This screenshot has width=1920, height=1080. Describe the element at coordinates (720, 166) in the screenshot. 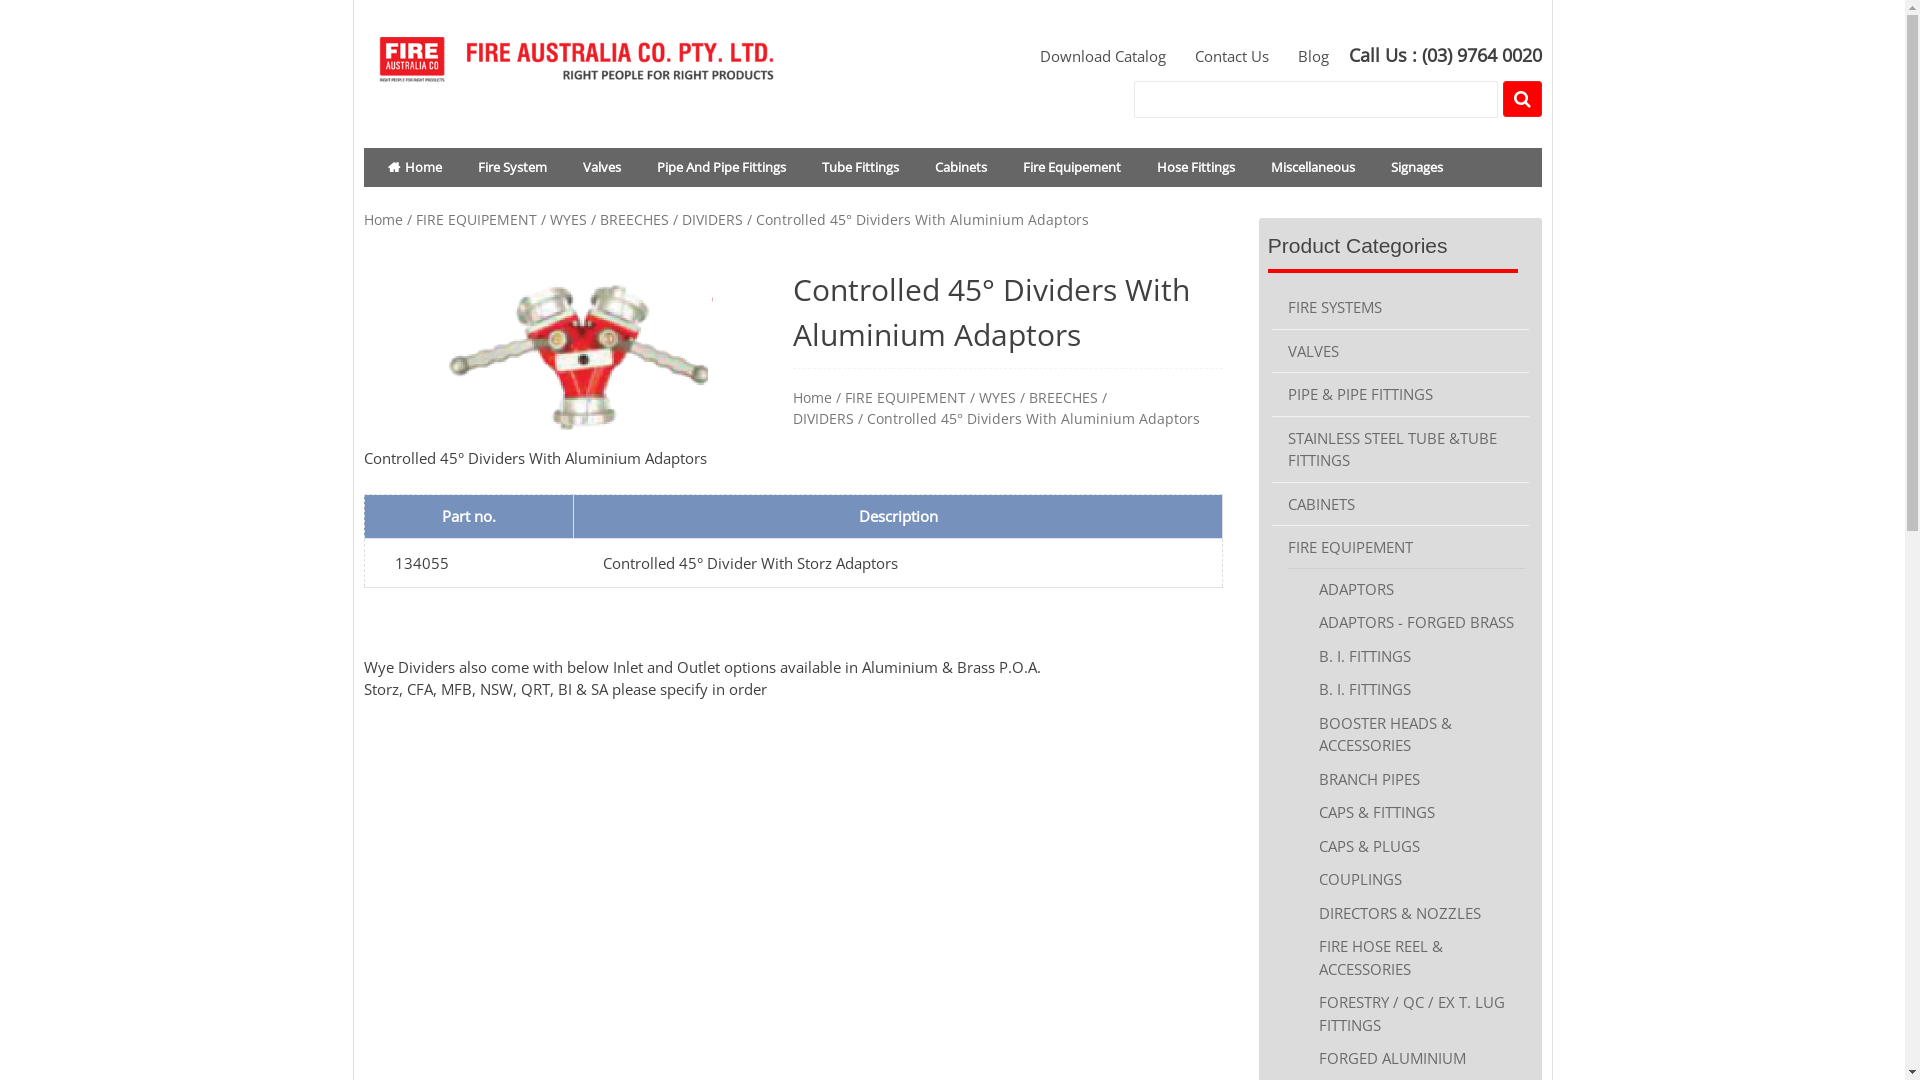

I see `'Pipe And Pipe Fittings'` at that location.